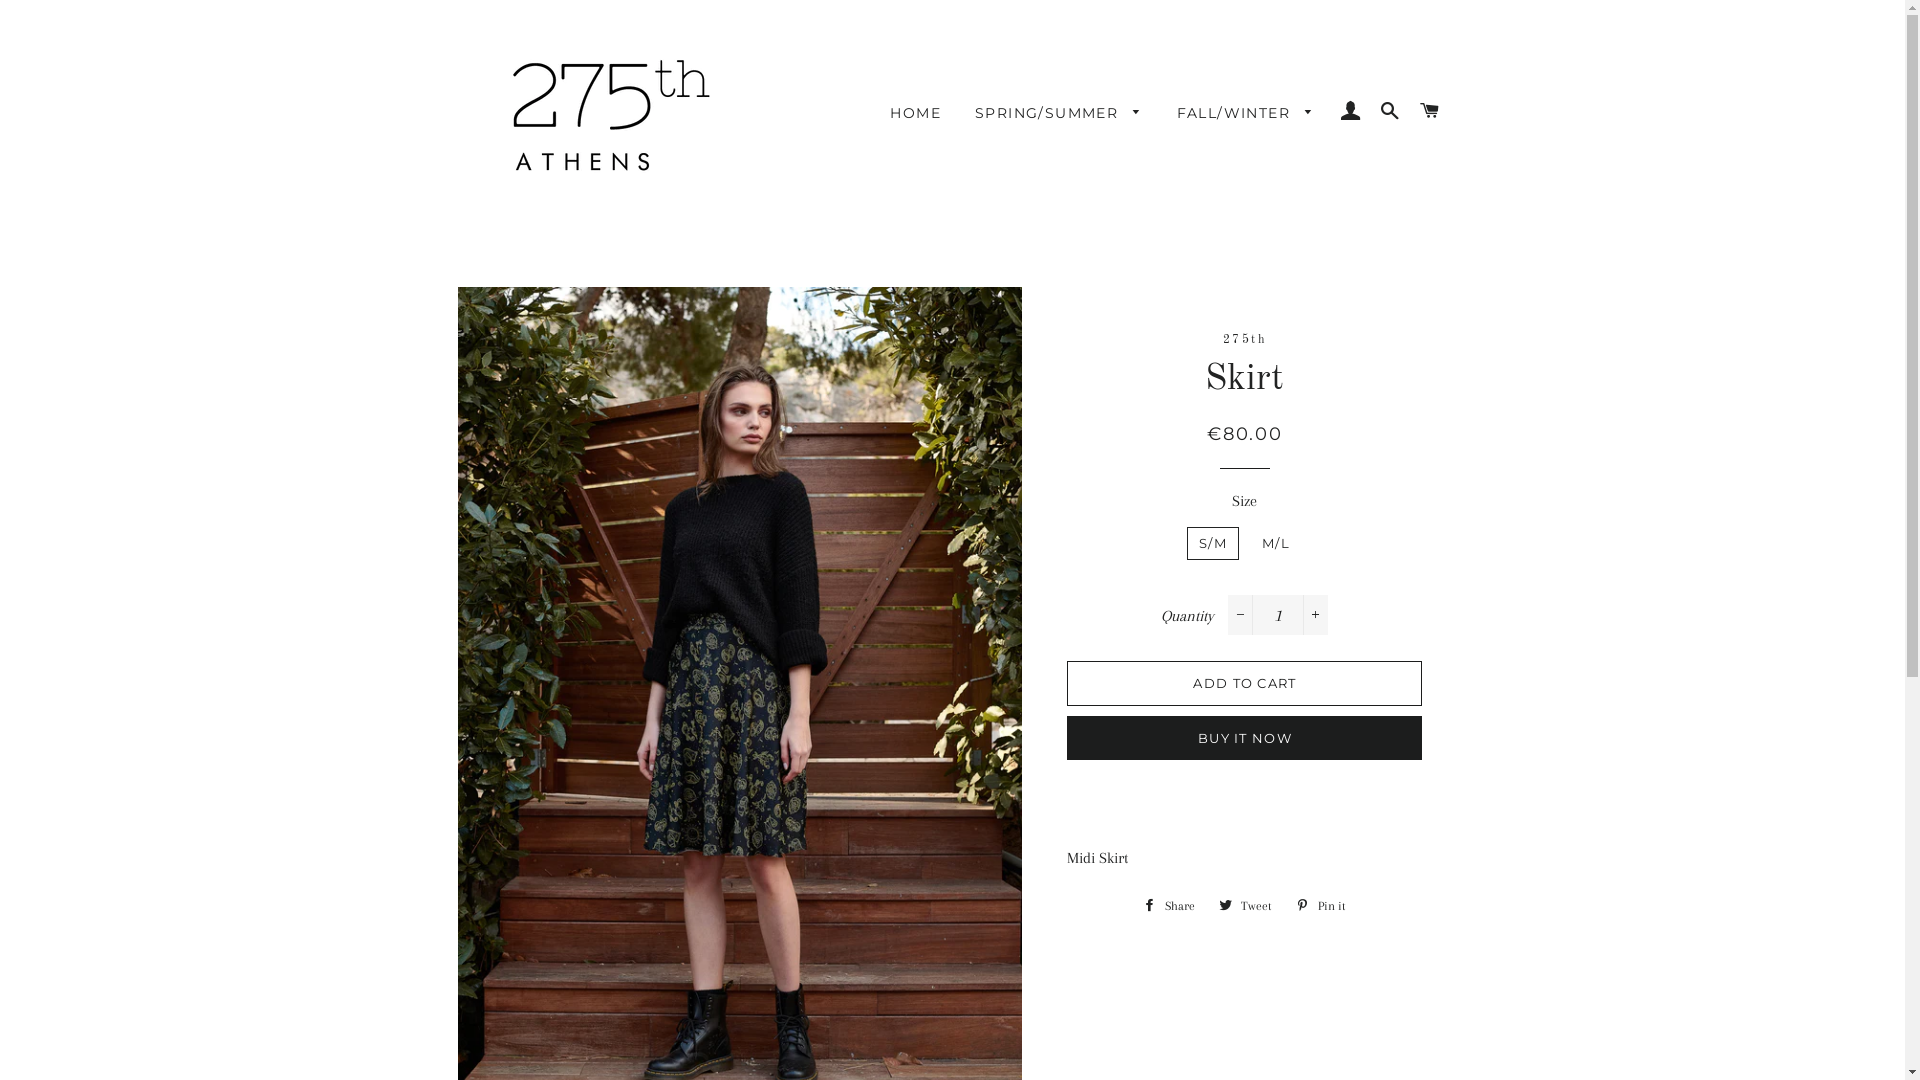 The width and height of the screenshot is (1920, 1080). I want to click on 'Tweet, so click(1208, 906).